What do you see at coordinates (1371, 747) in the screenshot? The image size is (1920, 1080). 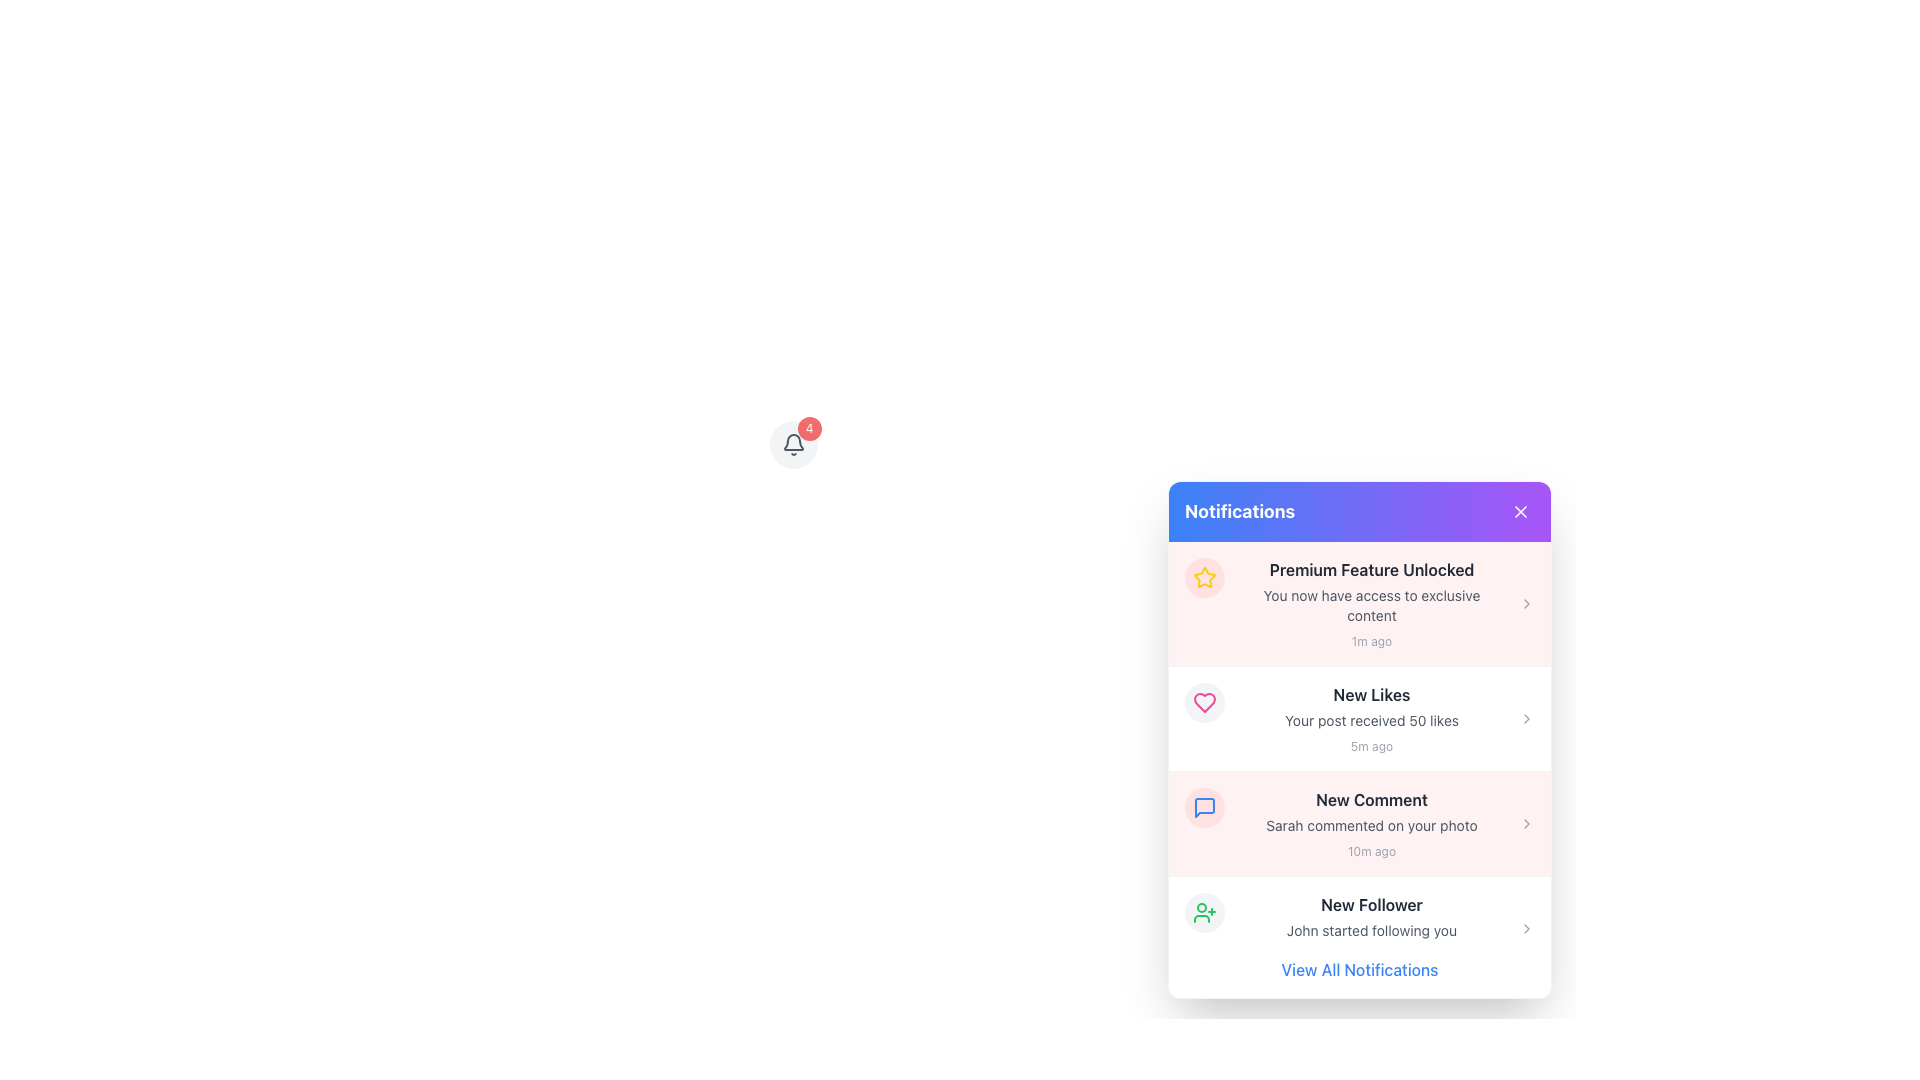 I see `text label that shows the relative time since the notification occurred, located below the 'Your post received 50 likes' text in the 'New Likes' notification` at bounding box center [1371, 747].